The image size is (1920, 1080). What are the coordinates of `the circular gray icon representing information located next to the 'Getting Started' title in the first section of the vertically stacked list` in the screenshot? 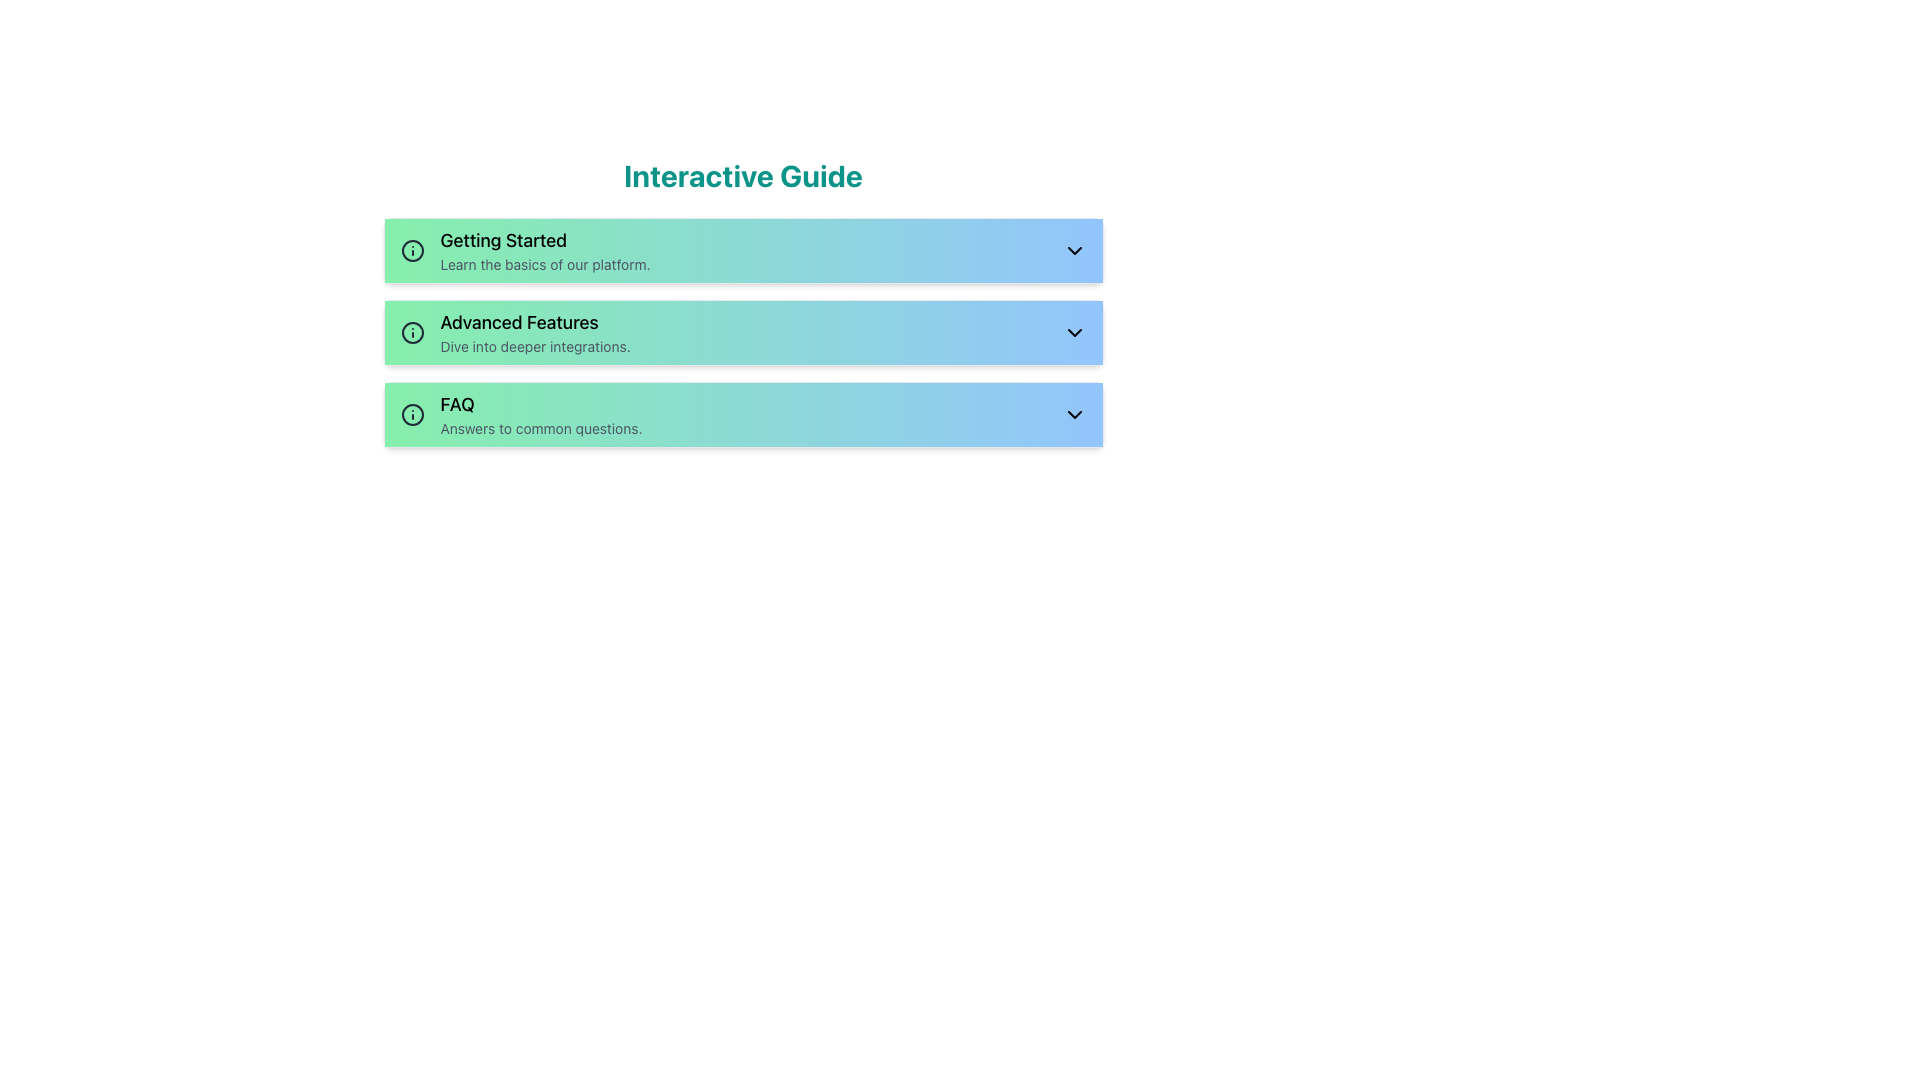 It's located at (411, 249).